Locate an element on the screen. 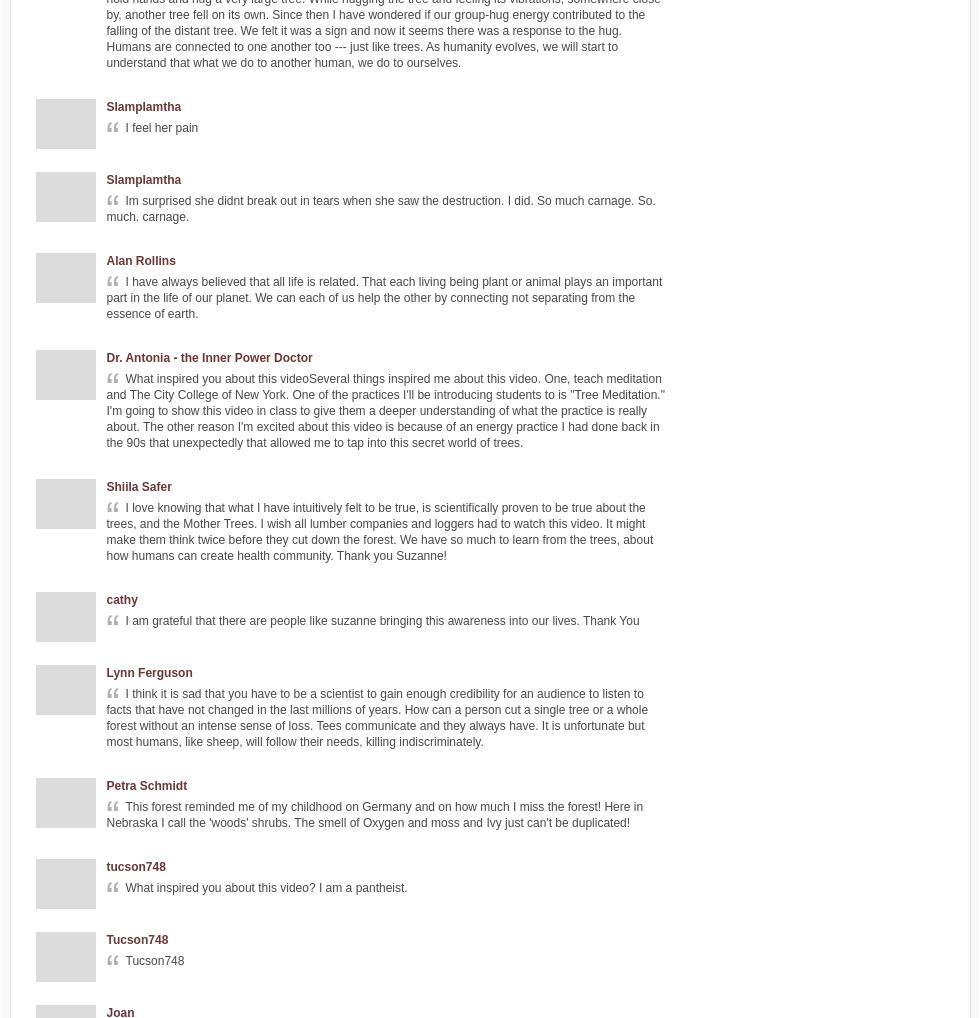 This screenshot has width=980, height=1018. 'Dr. Antonia - the Inner Power Doctor' is located at coordinates (209, 358).